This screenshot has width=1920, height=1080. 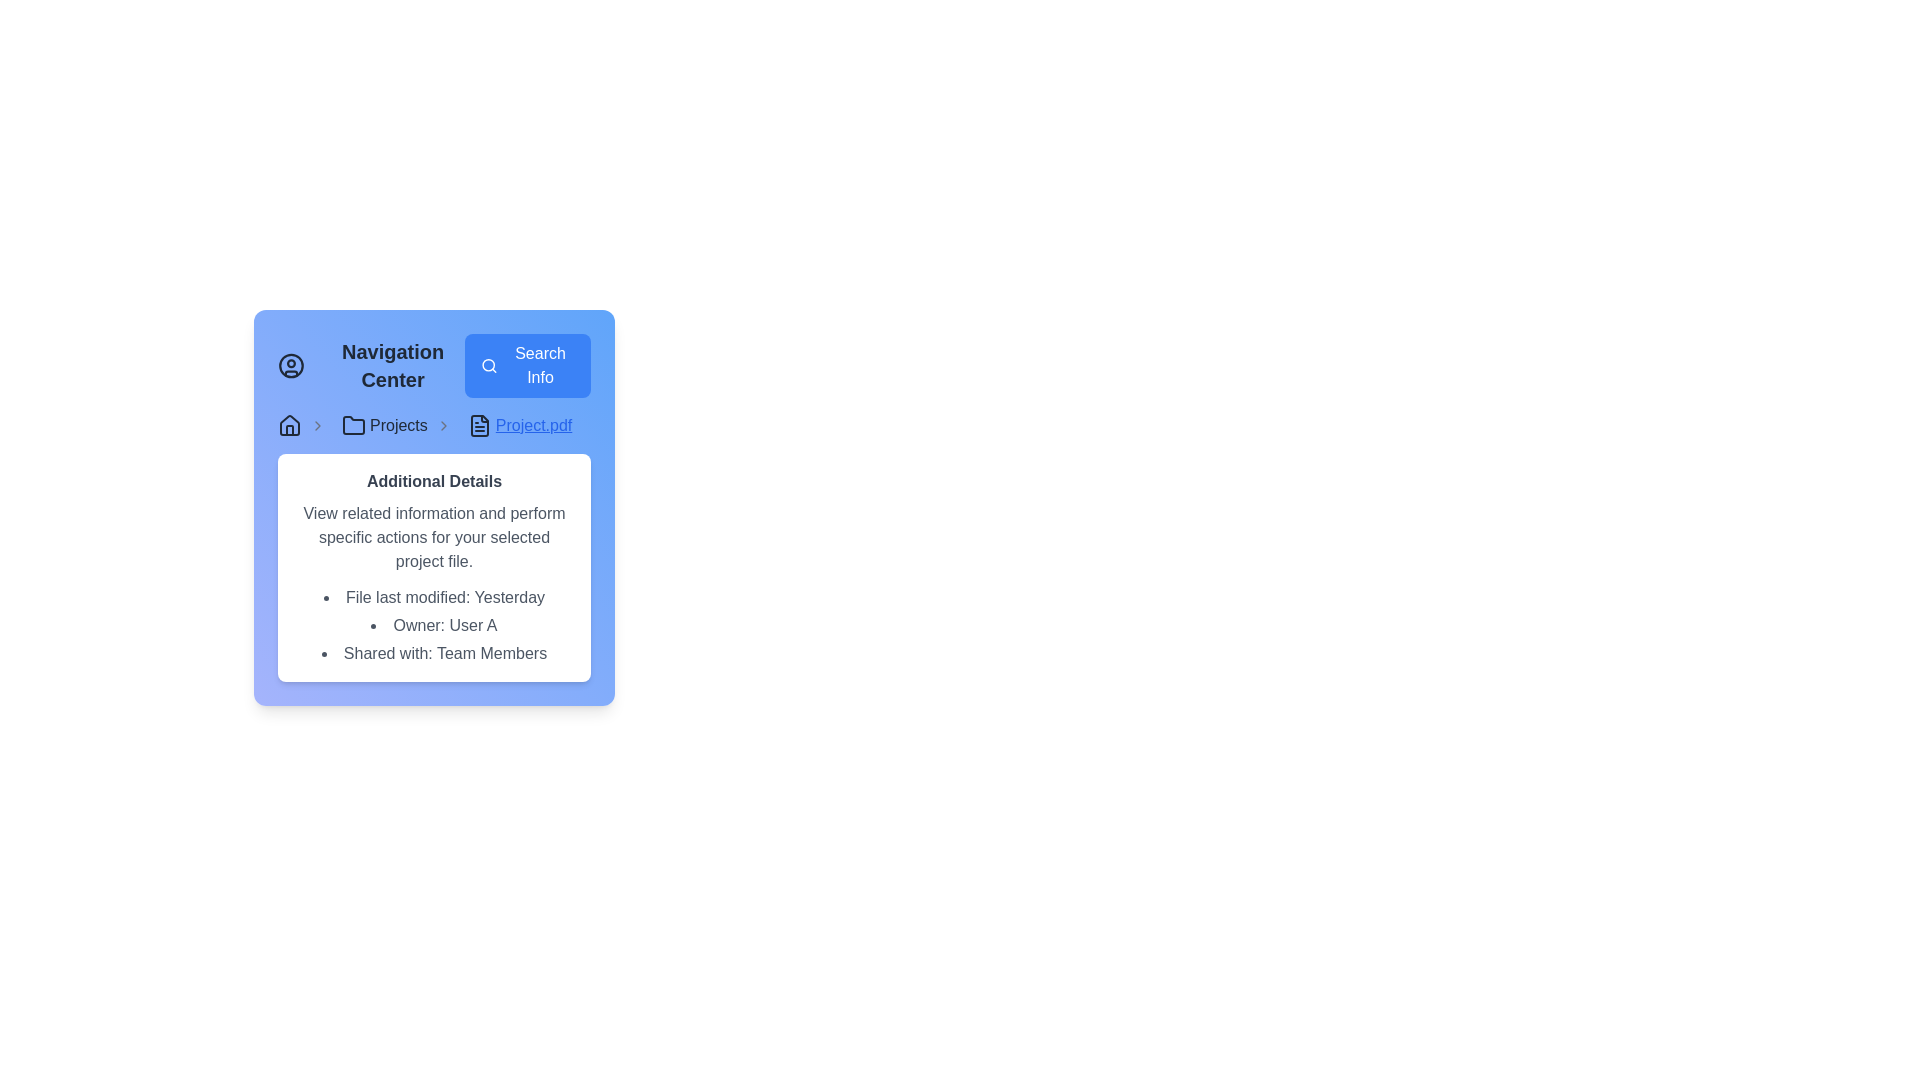 I want to click on the text label indicating 'User A' as the owner, which is the second item in the bulleted list within the 'Additional Details' section, located below 'File last modified: Yesterday', so click(x=433, y=624).